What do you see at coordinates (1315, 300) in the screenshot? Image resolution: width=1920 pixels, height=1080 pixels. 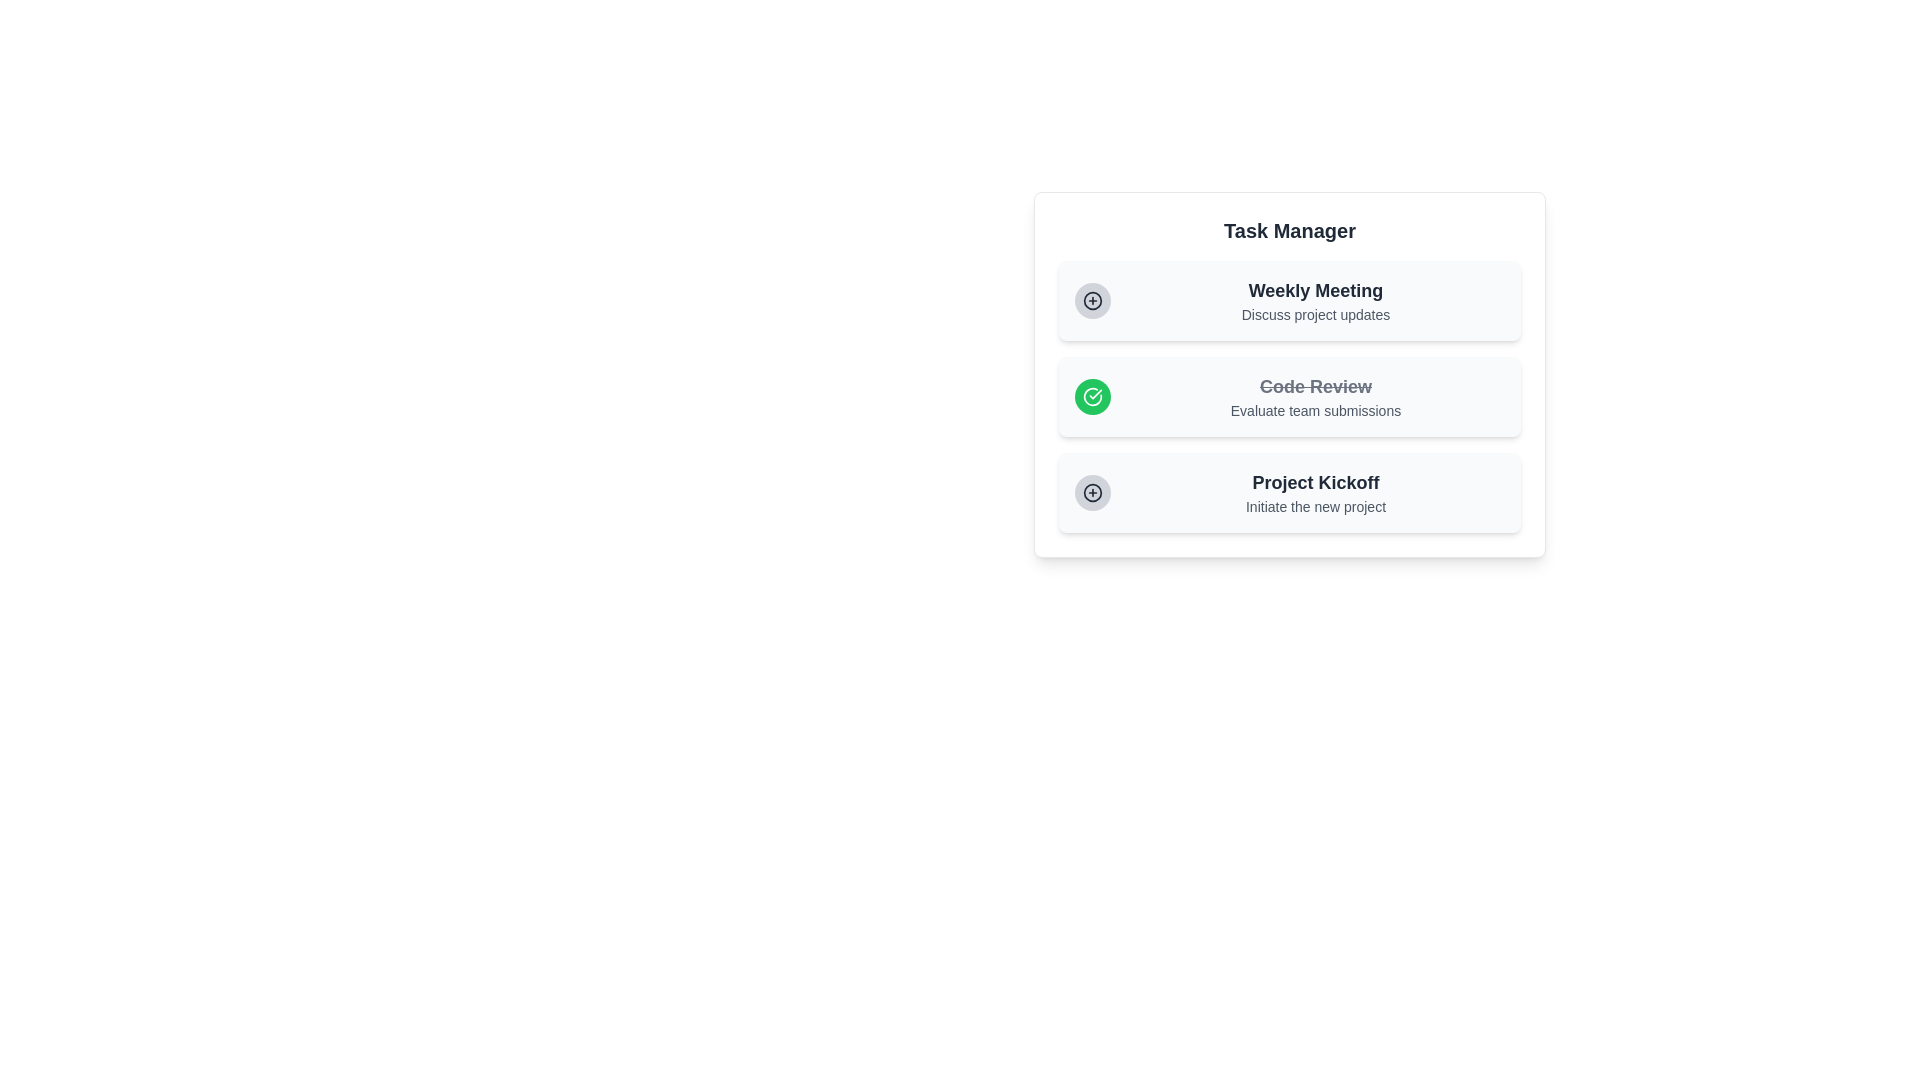 I see `the Text Display Area which contains the lines 'Weekly Meeting' and 'Discuss project updates'` at bounding box center [1315, 300].